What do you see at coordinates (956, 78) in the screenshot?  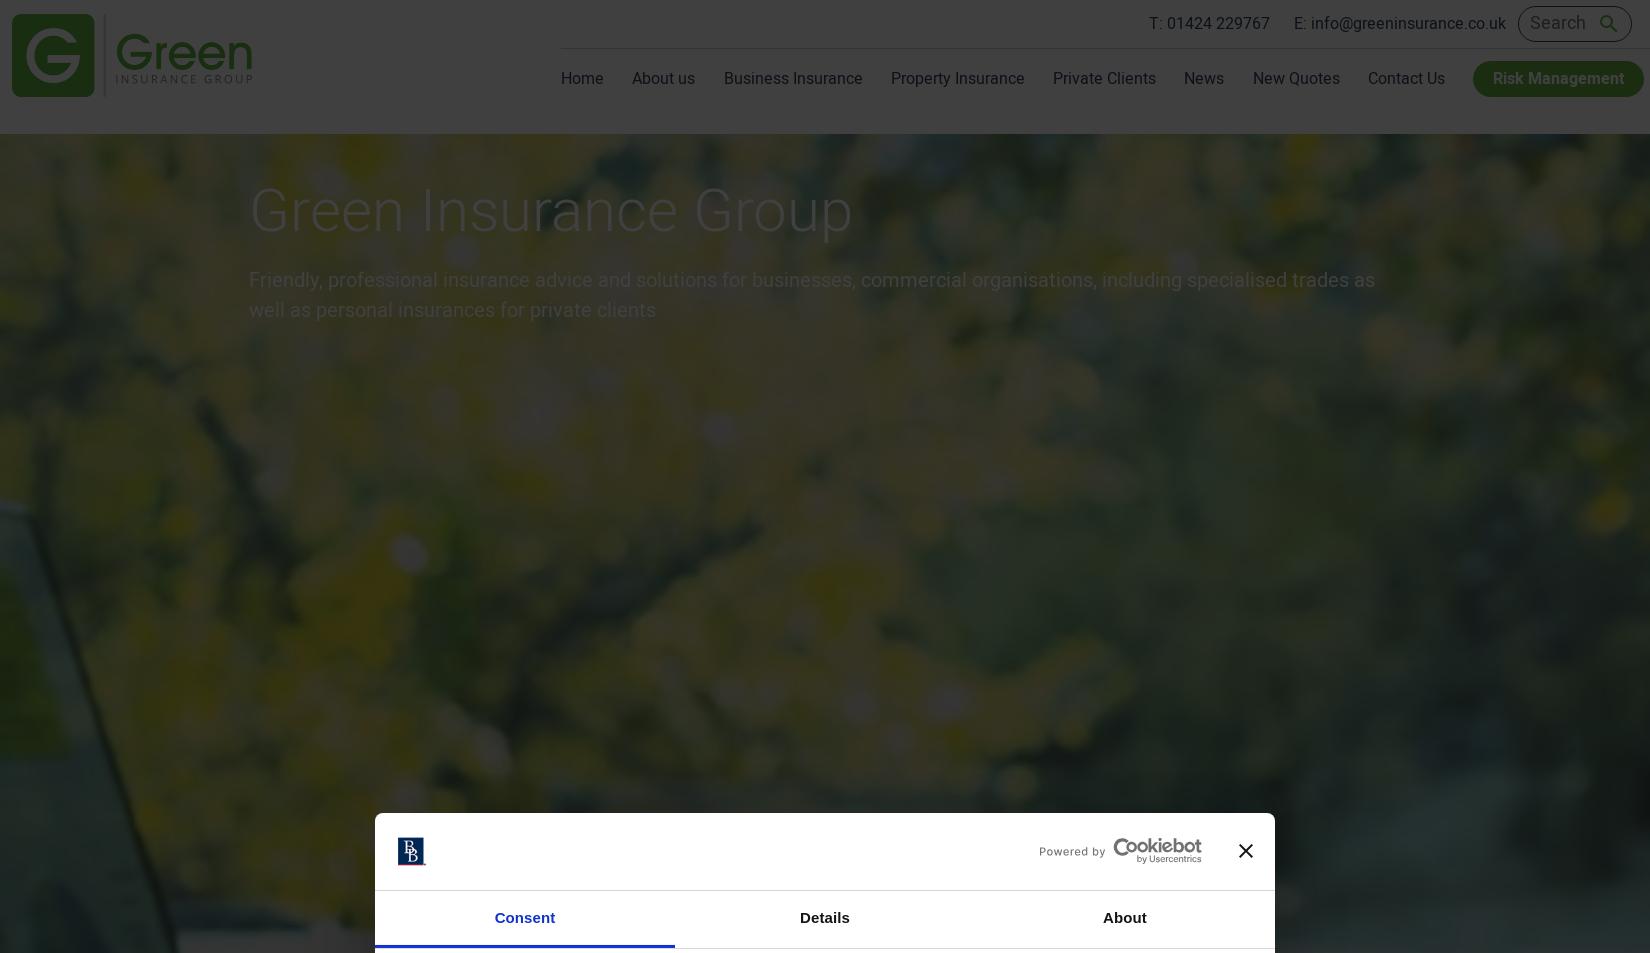 I see `'Property Insurance'` at bounding box center [956, 78].